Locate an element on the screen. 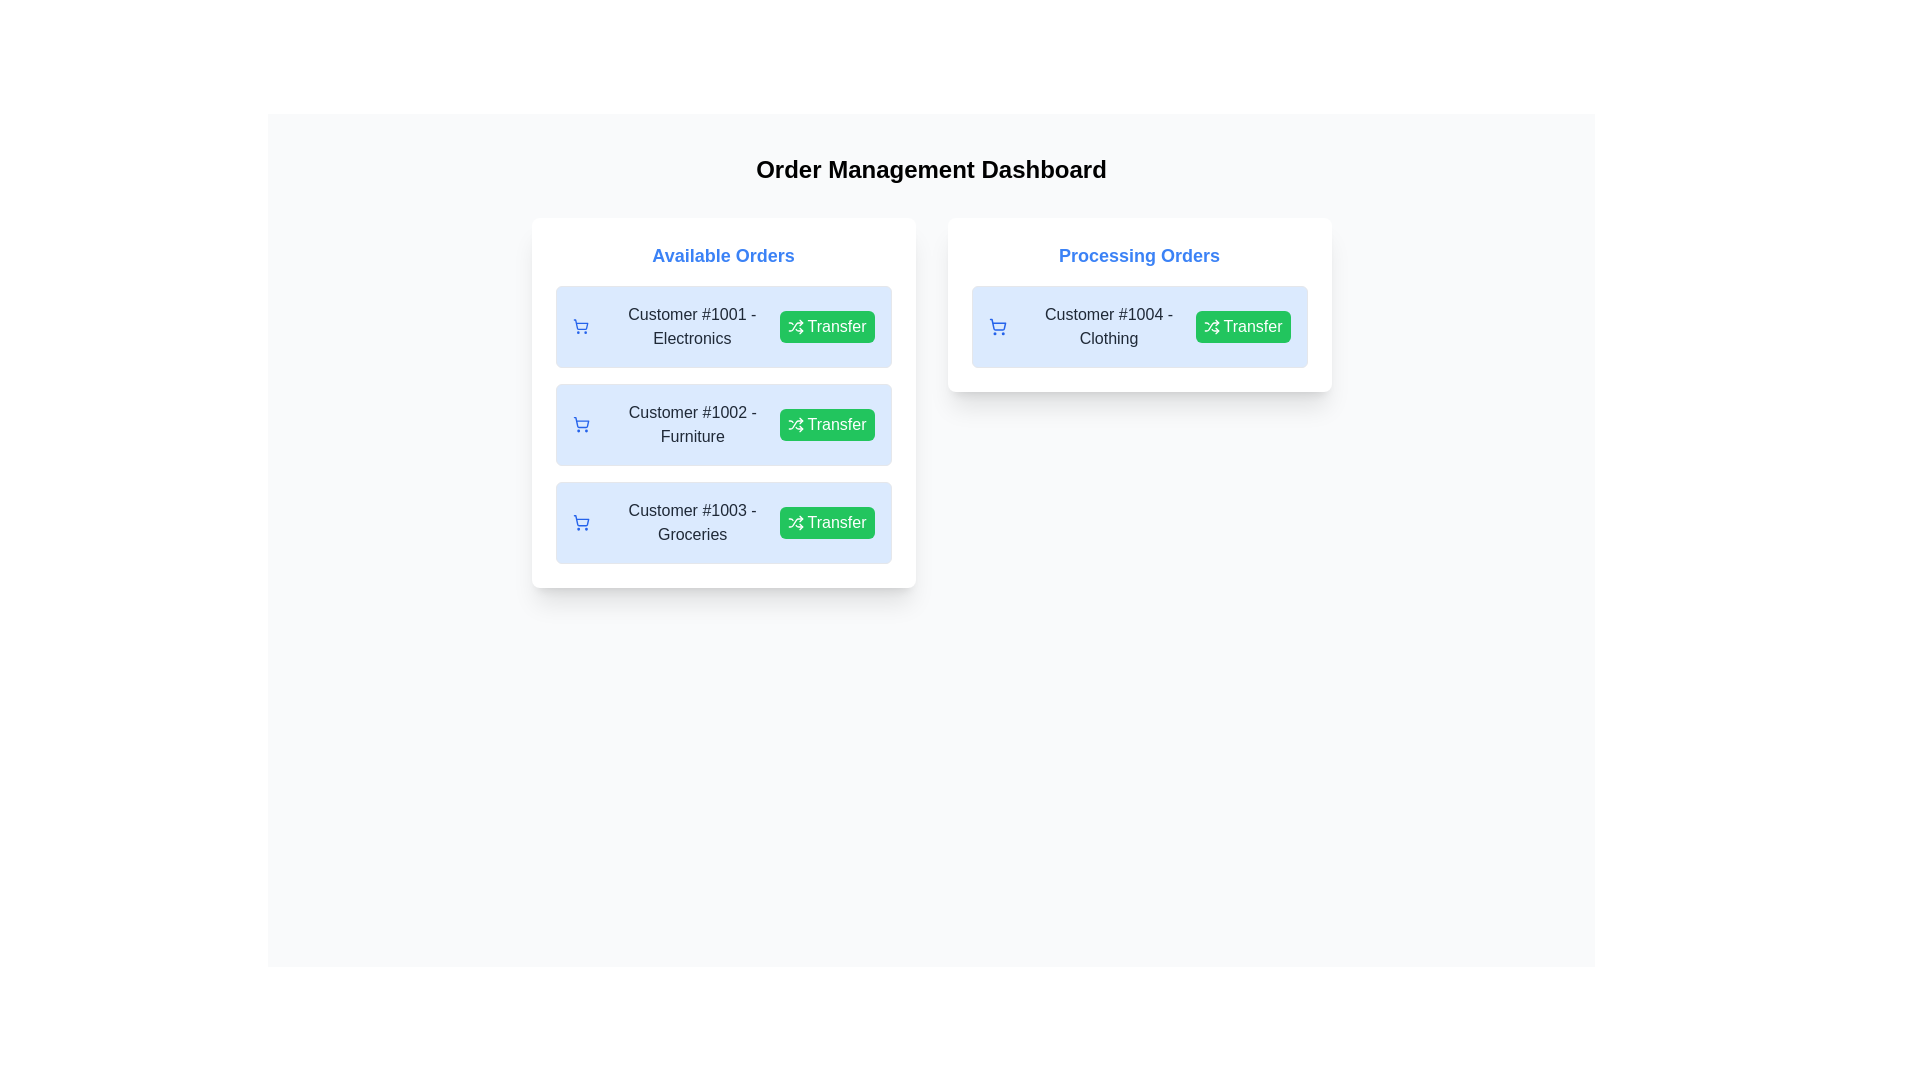 The width and height of the screenshot is (1920, 1080). the 'Transfer' button for 'Customer #1002 - Furniture' is located at coordinates (826, 423).